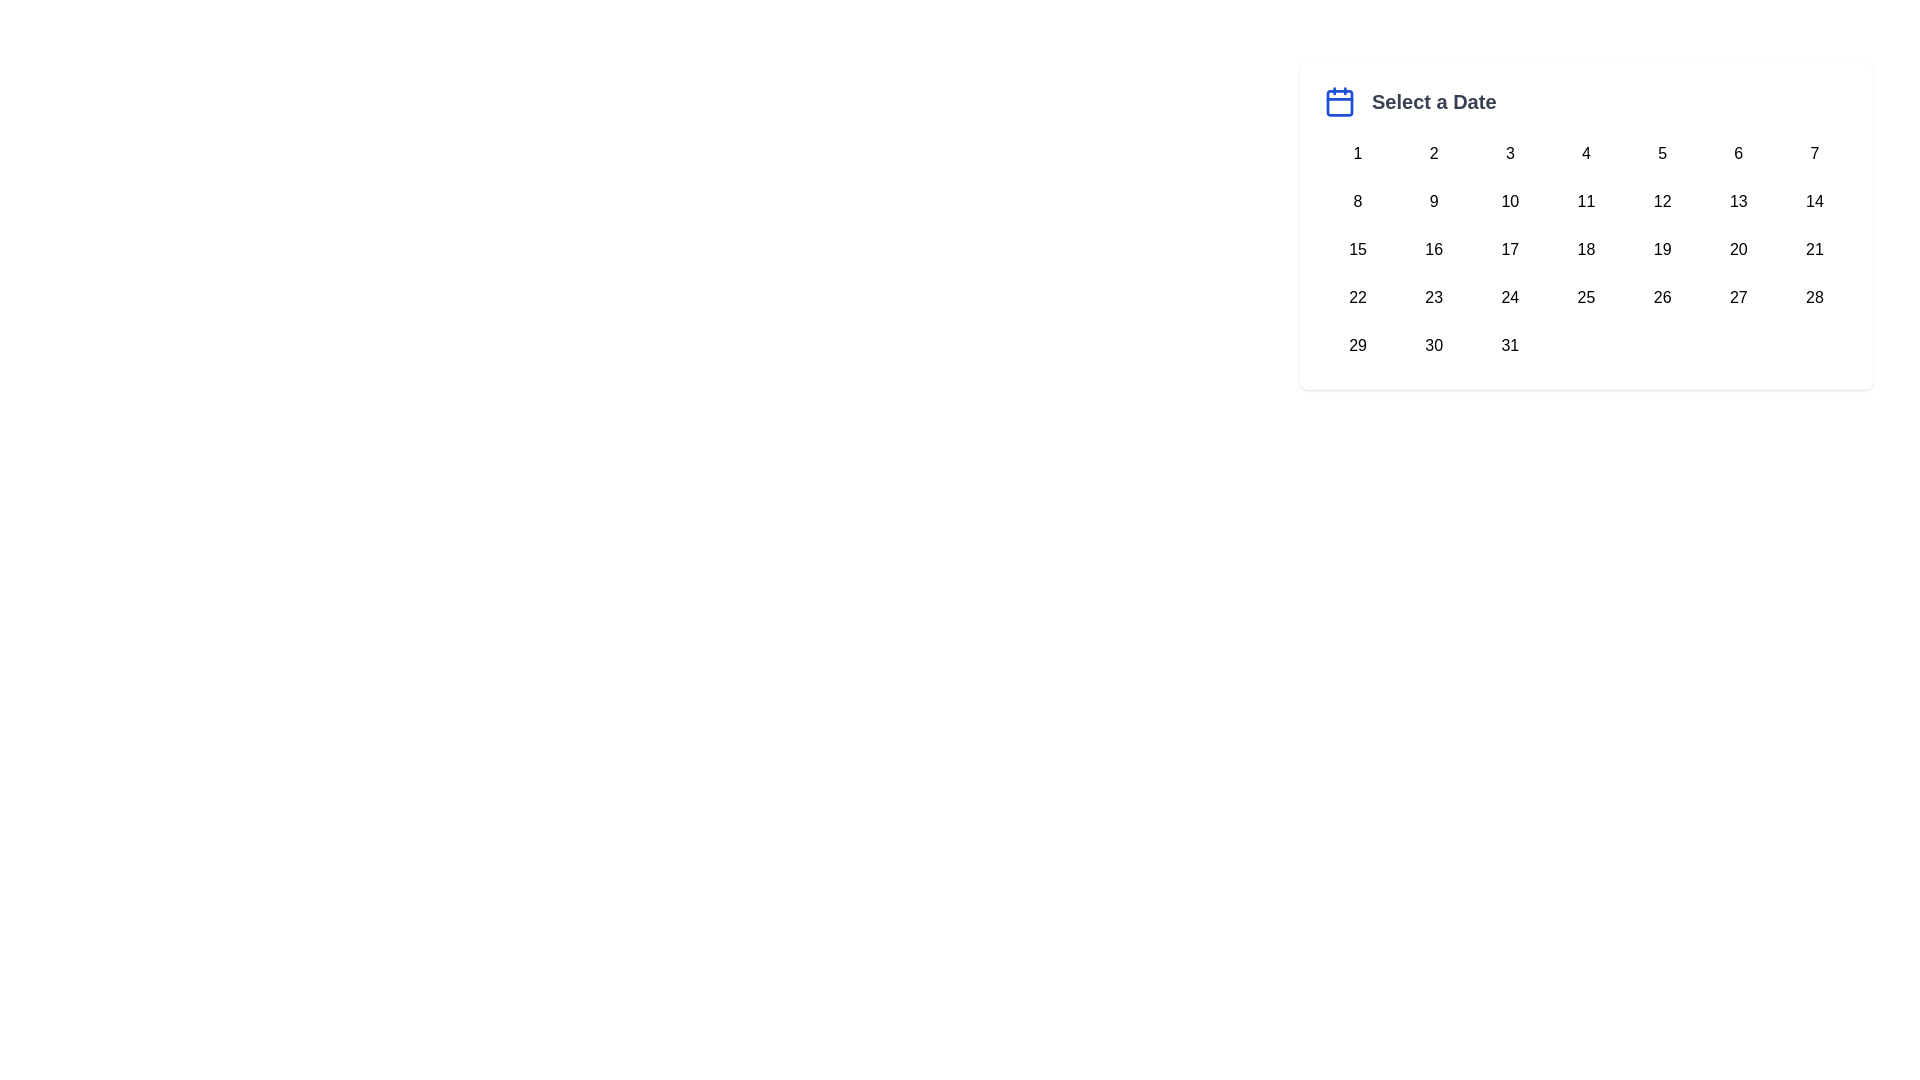 Image resolution: width=1920 pixels, height=1080 pixels. I want to click on the styled rectangular element located inside the calendar icon, which is positioned to the left of the 'Select a Date' label in the date picker interface, so click(1339, 103).